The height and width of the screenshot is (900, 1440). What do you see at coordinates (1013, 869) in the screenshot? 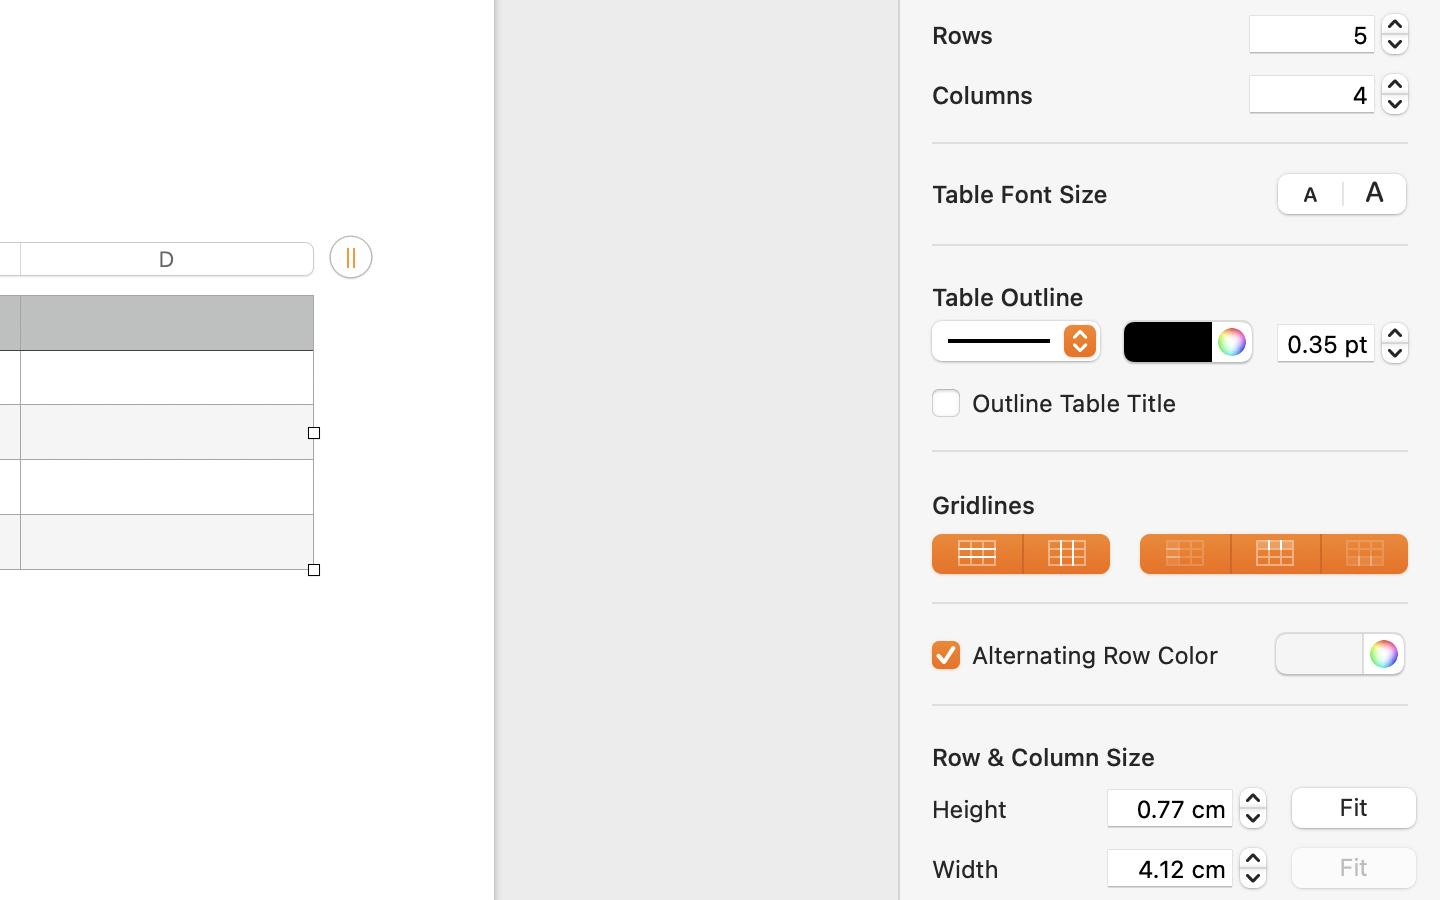
I see `'Width'` at bounding box center [1013, 869].